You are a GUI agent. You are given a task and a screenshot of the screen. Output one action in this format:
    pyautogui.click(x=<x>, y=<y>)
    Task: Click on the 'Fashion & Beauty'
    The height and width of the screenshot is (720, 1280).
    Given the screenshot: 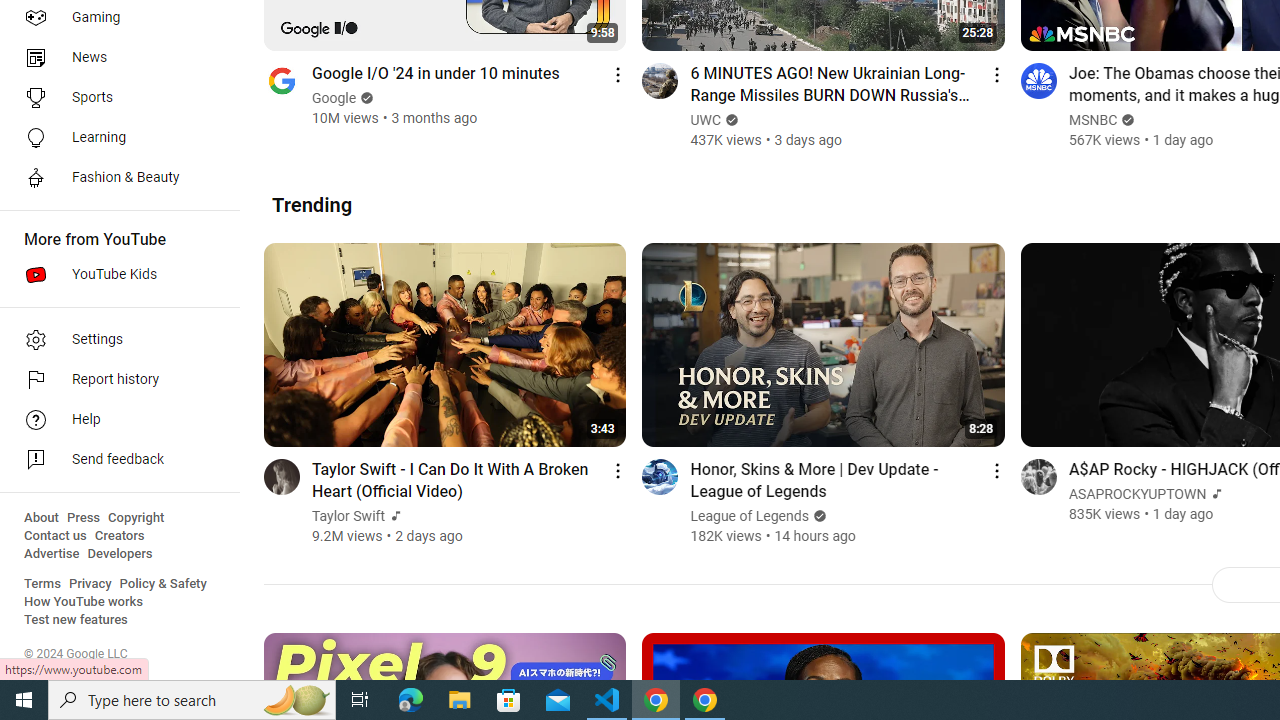 What is the action you would take?
    pyautogui.click(x=112, y=176)
    